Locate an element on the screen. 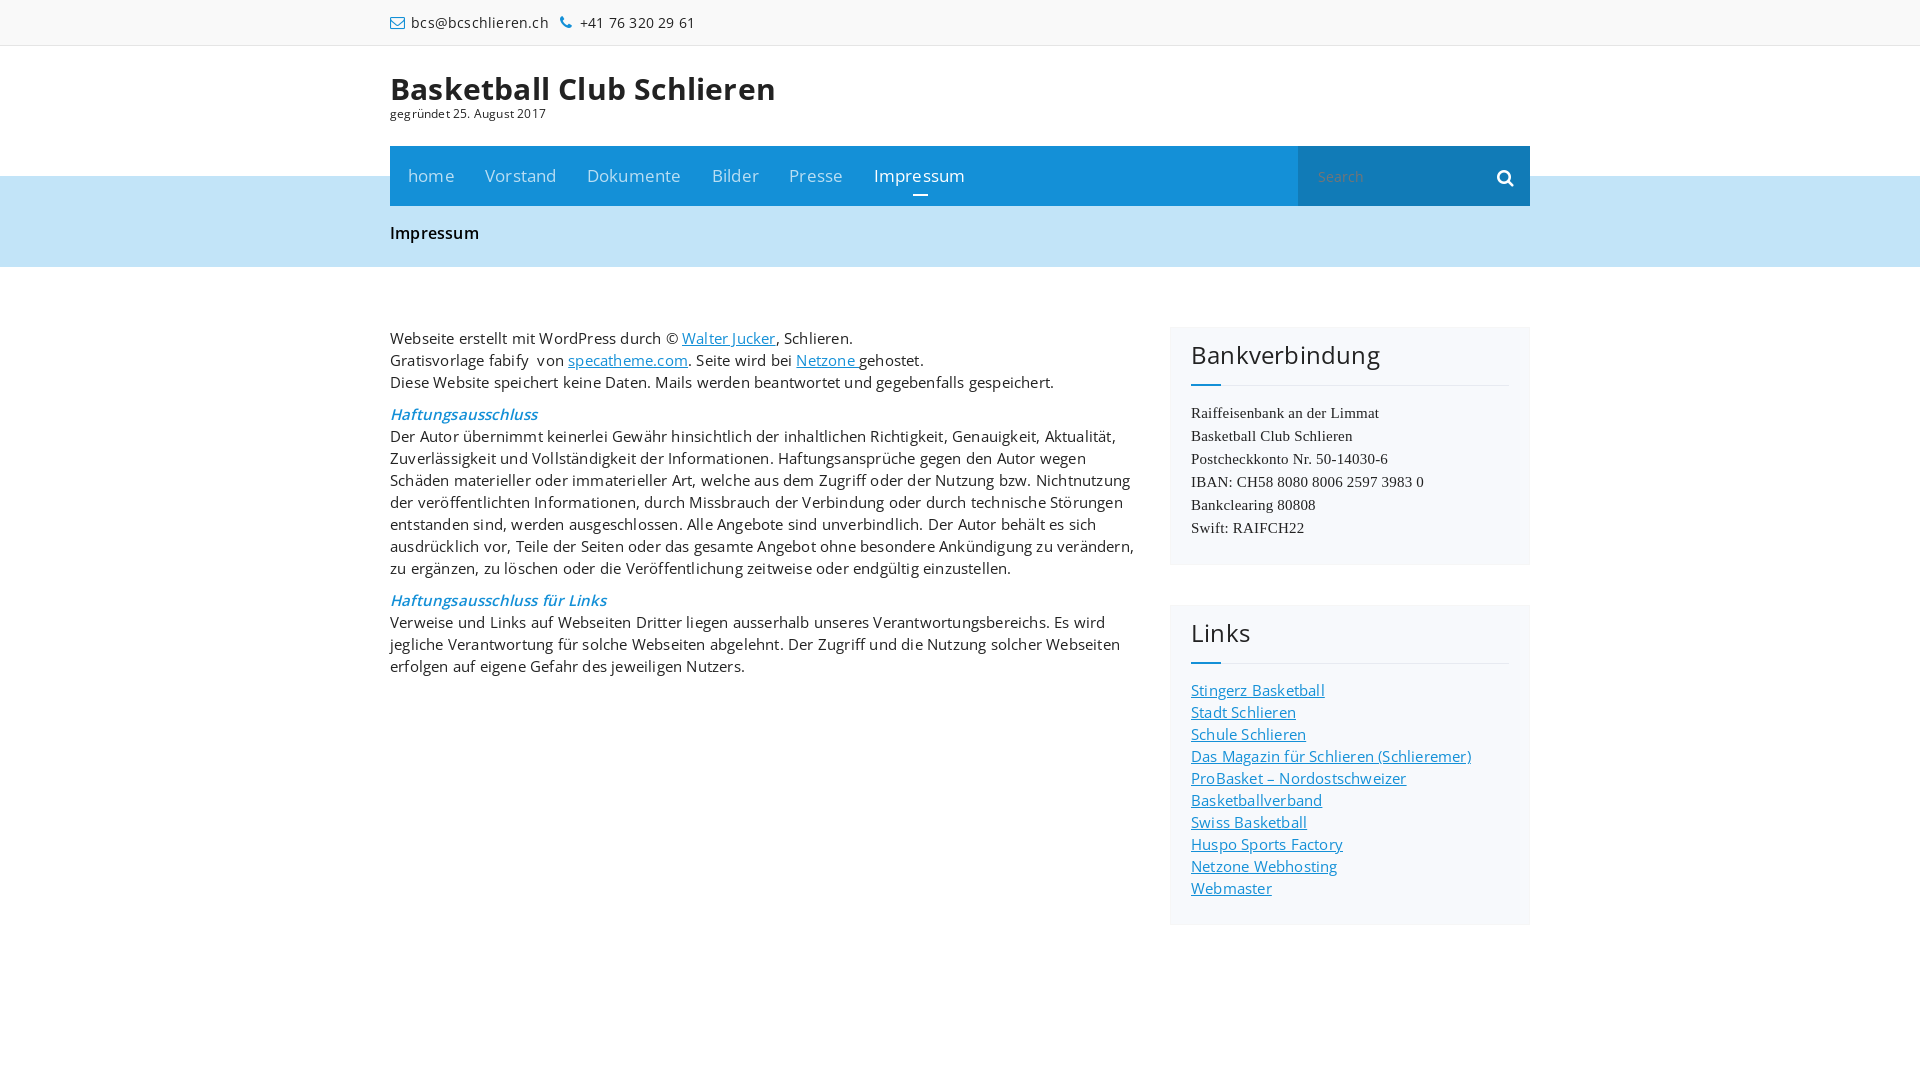 The height and width of the screenshot is (1080, 1920). 'Vorstand' is located at coordinates (521, 175).